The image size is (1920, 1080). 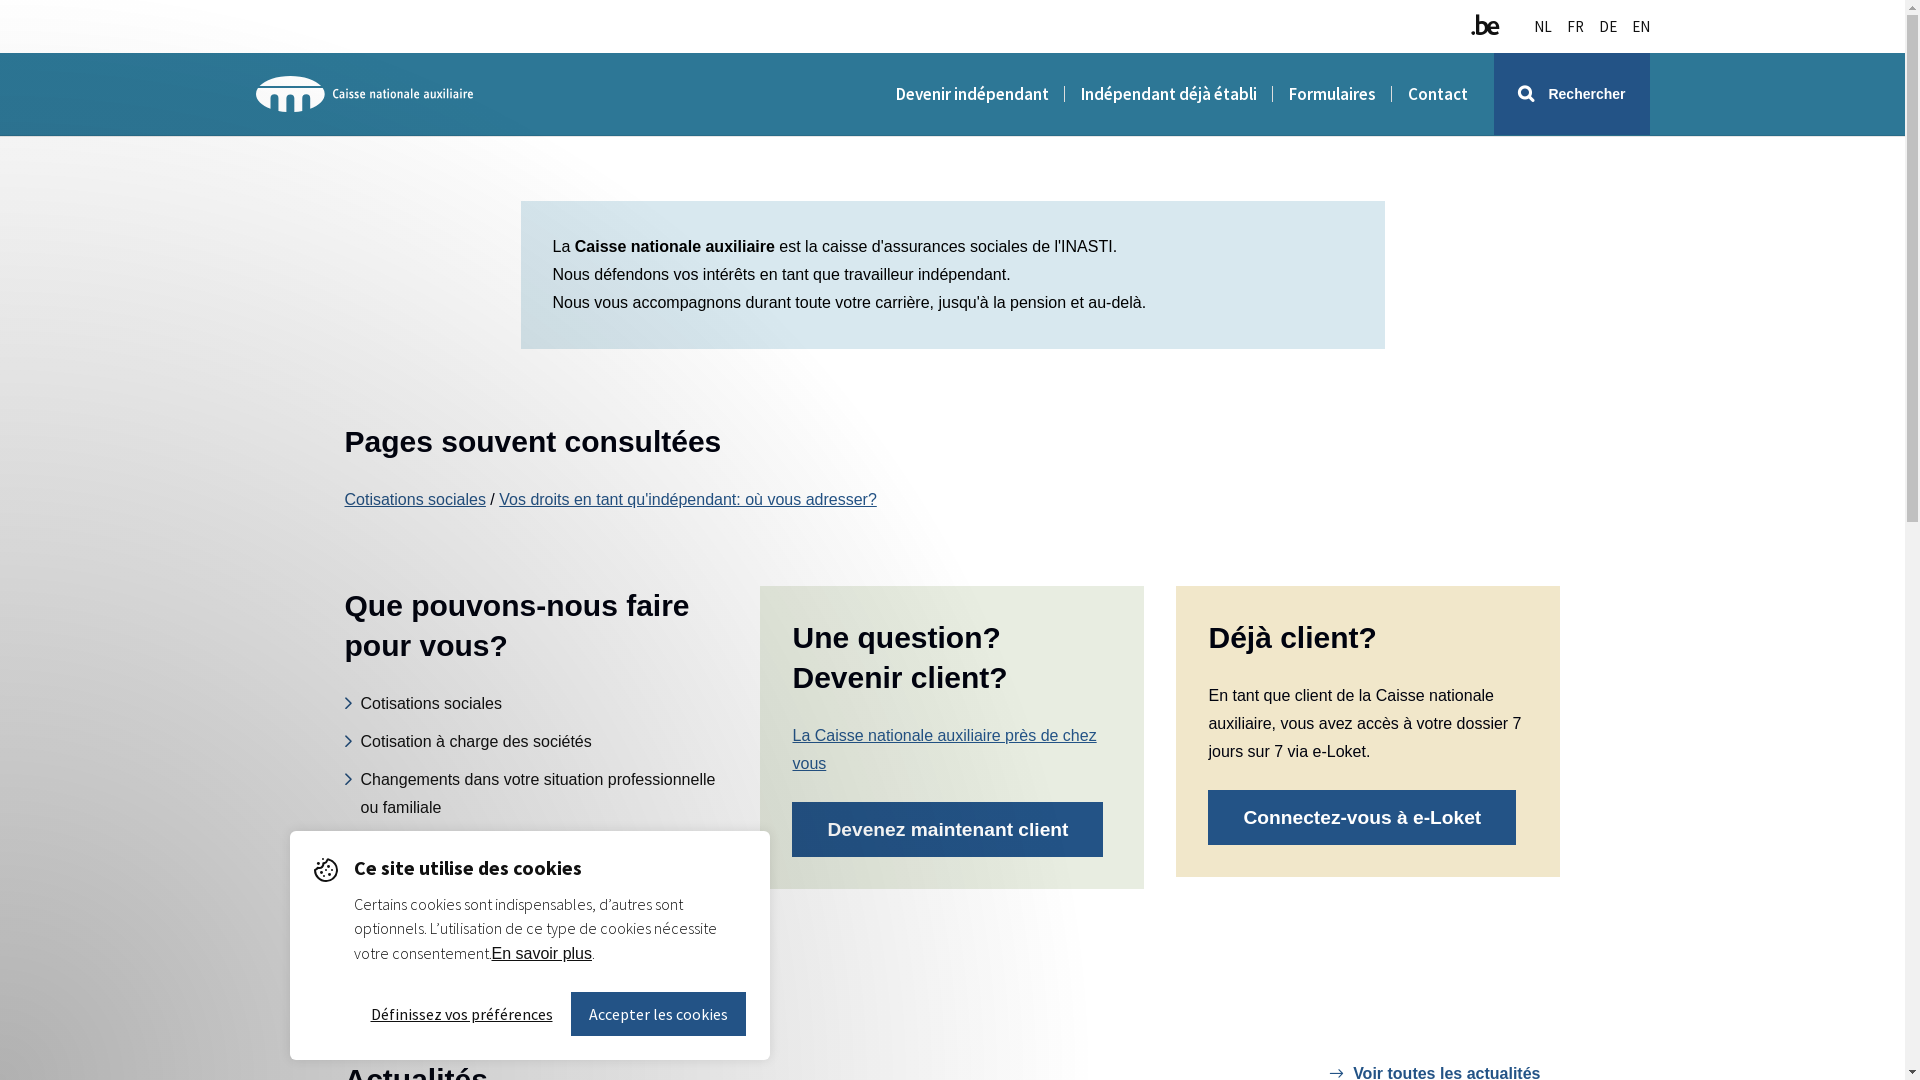 I want to click on 'Contact', so click(x=1406, y=93).